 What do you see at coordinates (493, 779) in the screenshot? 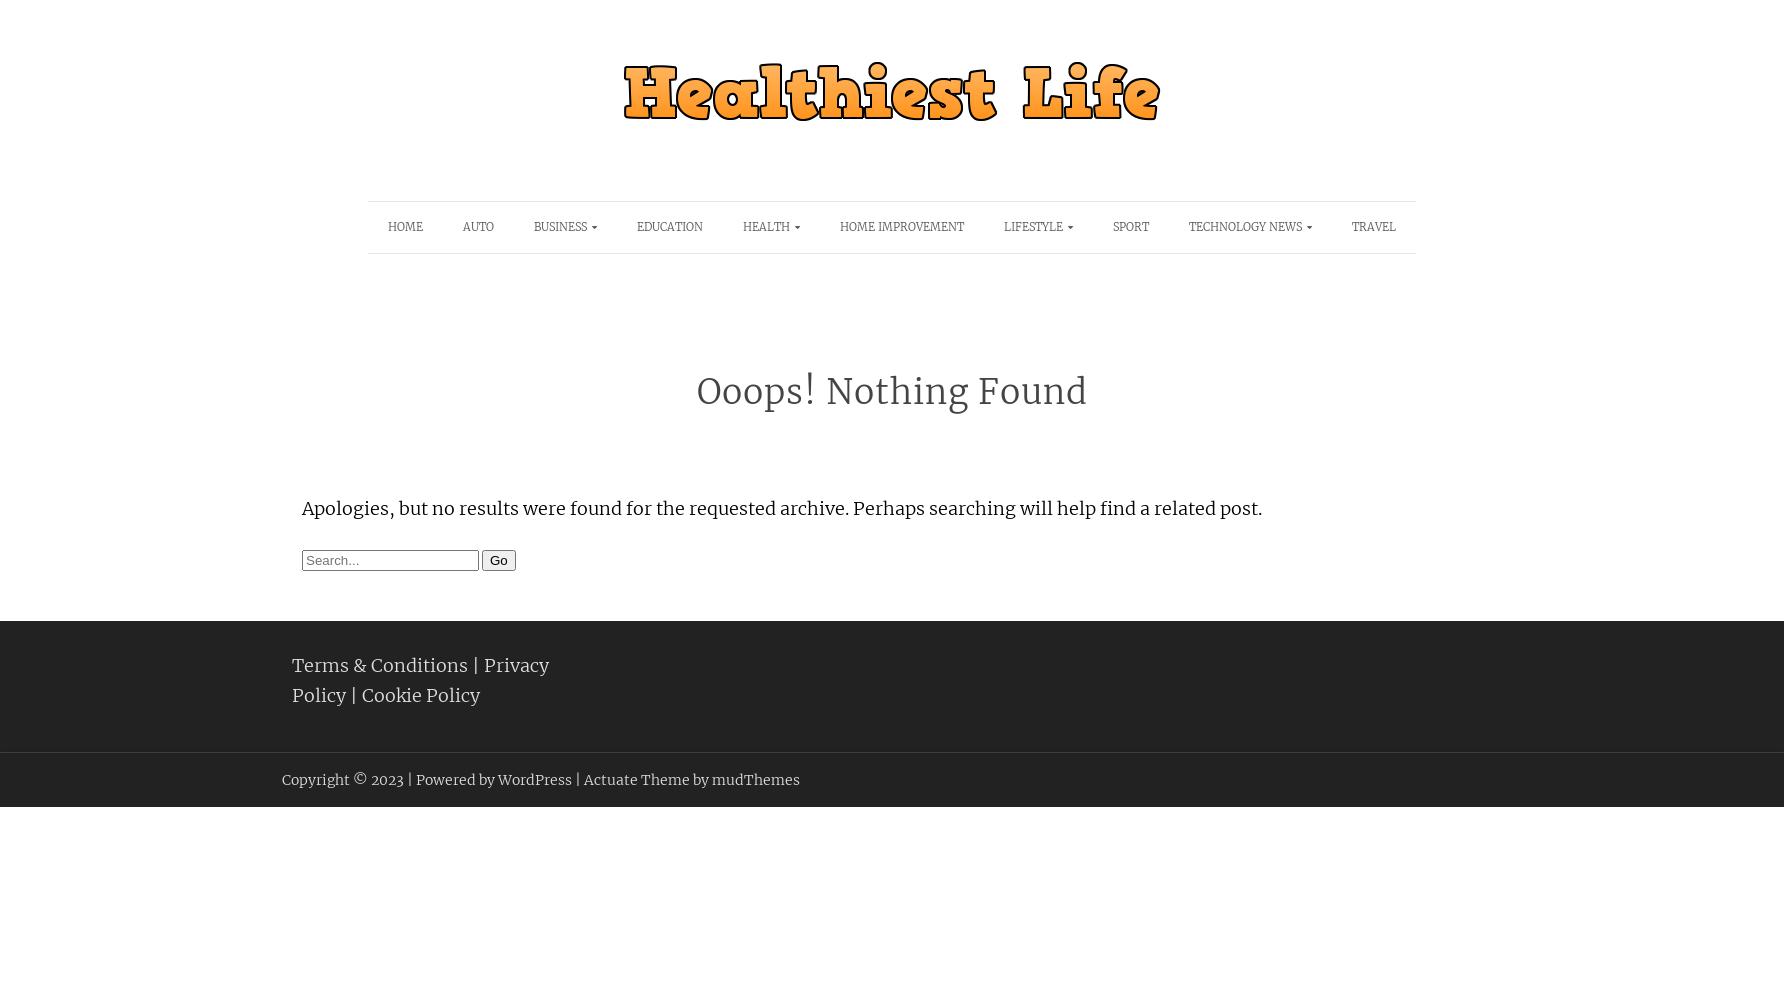
I see `'Powered by WordPress'` at bounding box center [493, 779].